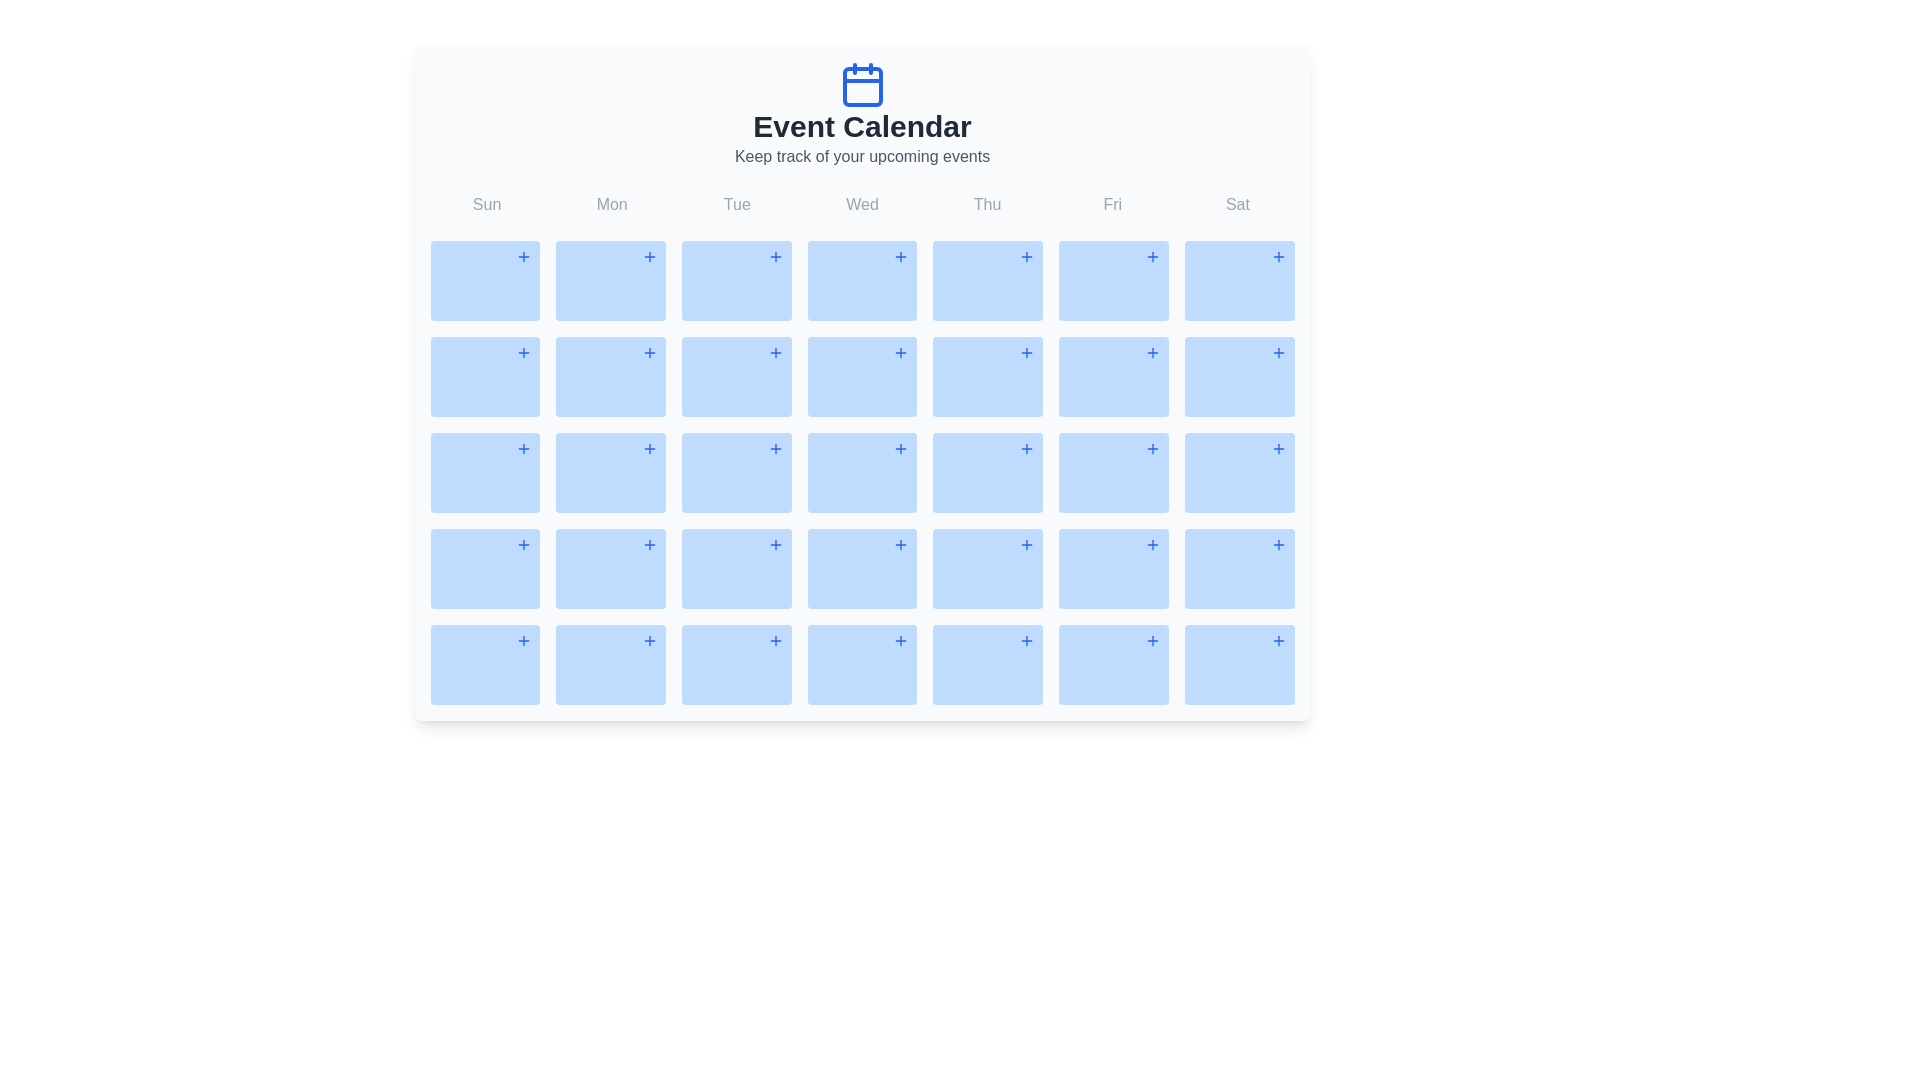 The width and height of the screenshot is (1920, 1080). Describe the element at coordinates (1152, 447) in the screenshot. I see `the button located in the top-right corner of the blue-highlighted rectangular box in the calendar interface` at that location.